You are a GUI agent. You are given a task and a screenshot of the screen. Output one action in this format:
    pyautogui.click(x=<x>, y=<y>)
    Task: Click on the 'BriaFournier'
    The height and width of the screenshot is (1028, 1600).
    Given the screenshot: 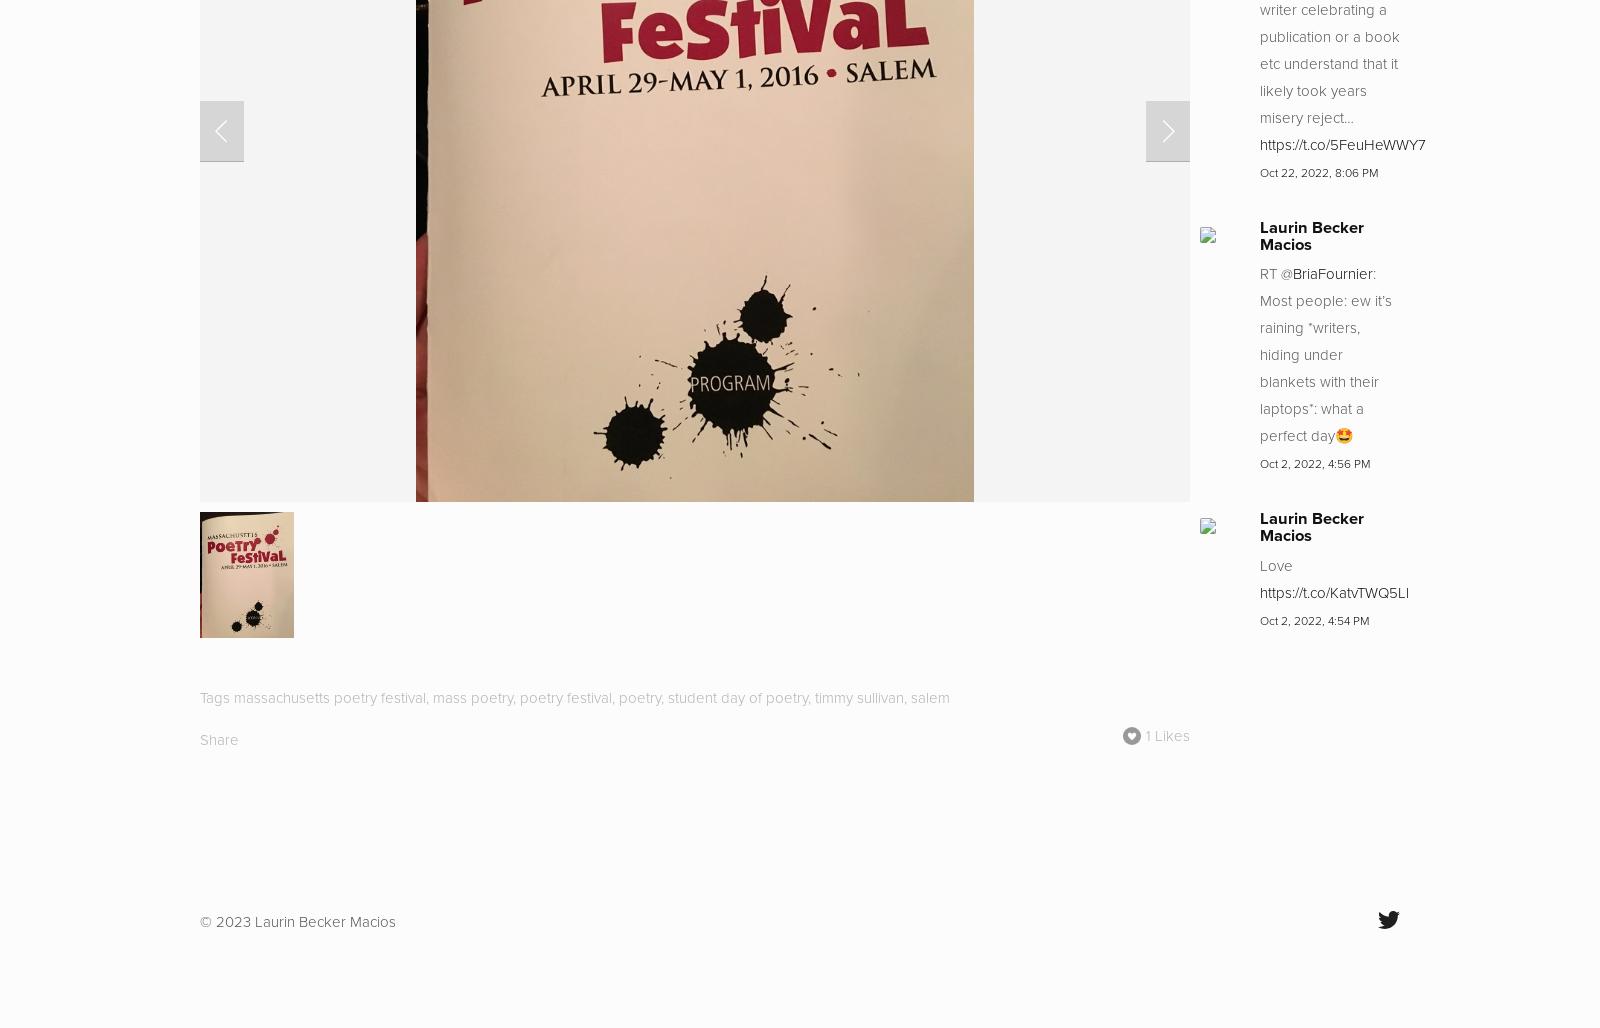 What is the action you would take?
    pyautogui.click(x=1331, y=273)
    